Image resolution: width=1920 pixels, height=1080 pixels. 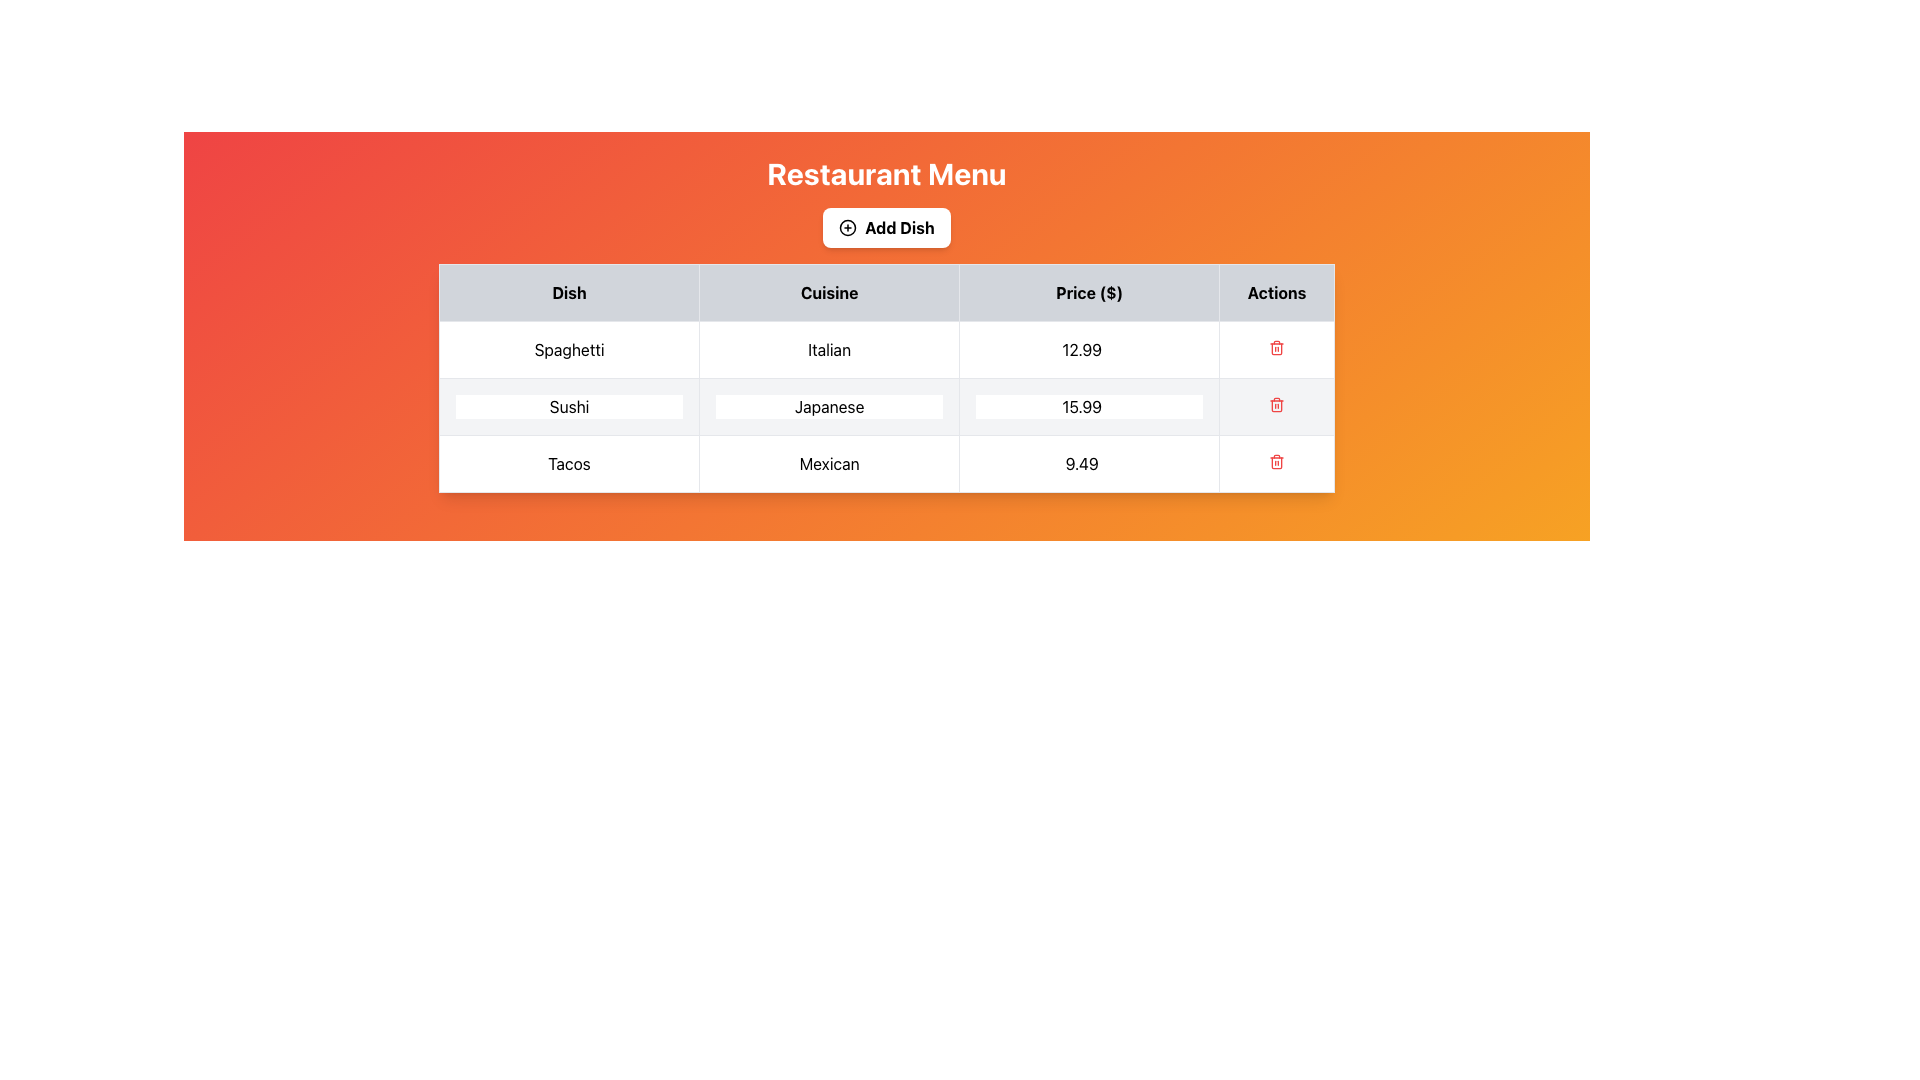 I want to click on on the text input field that contains the word 'Italian' in the 'Cuisine' column of the table, so click(x=829, y=349).